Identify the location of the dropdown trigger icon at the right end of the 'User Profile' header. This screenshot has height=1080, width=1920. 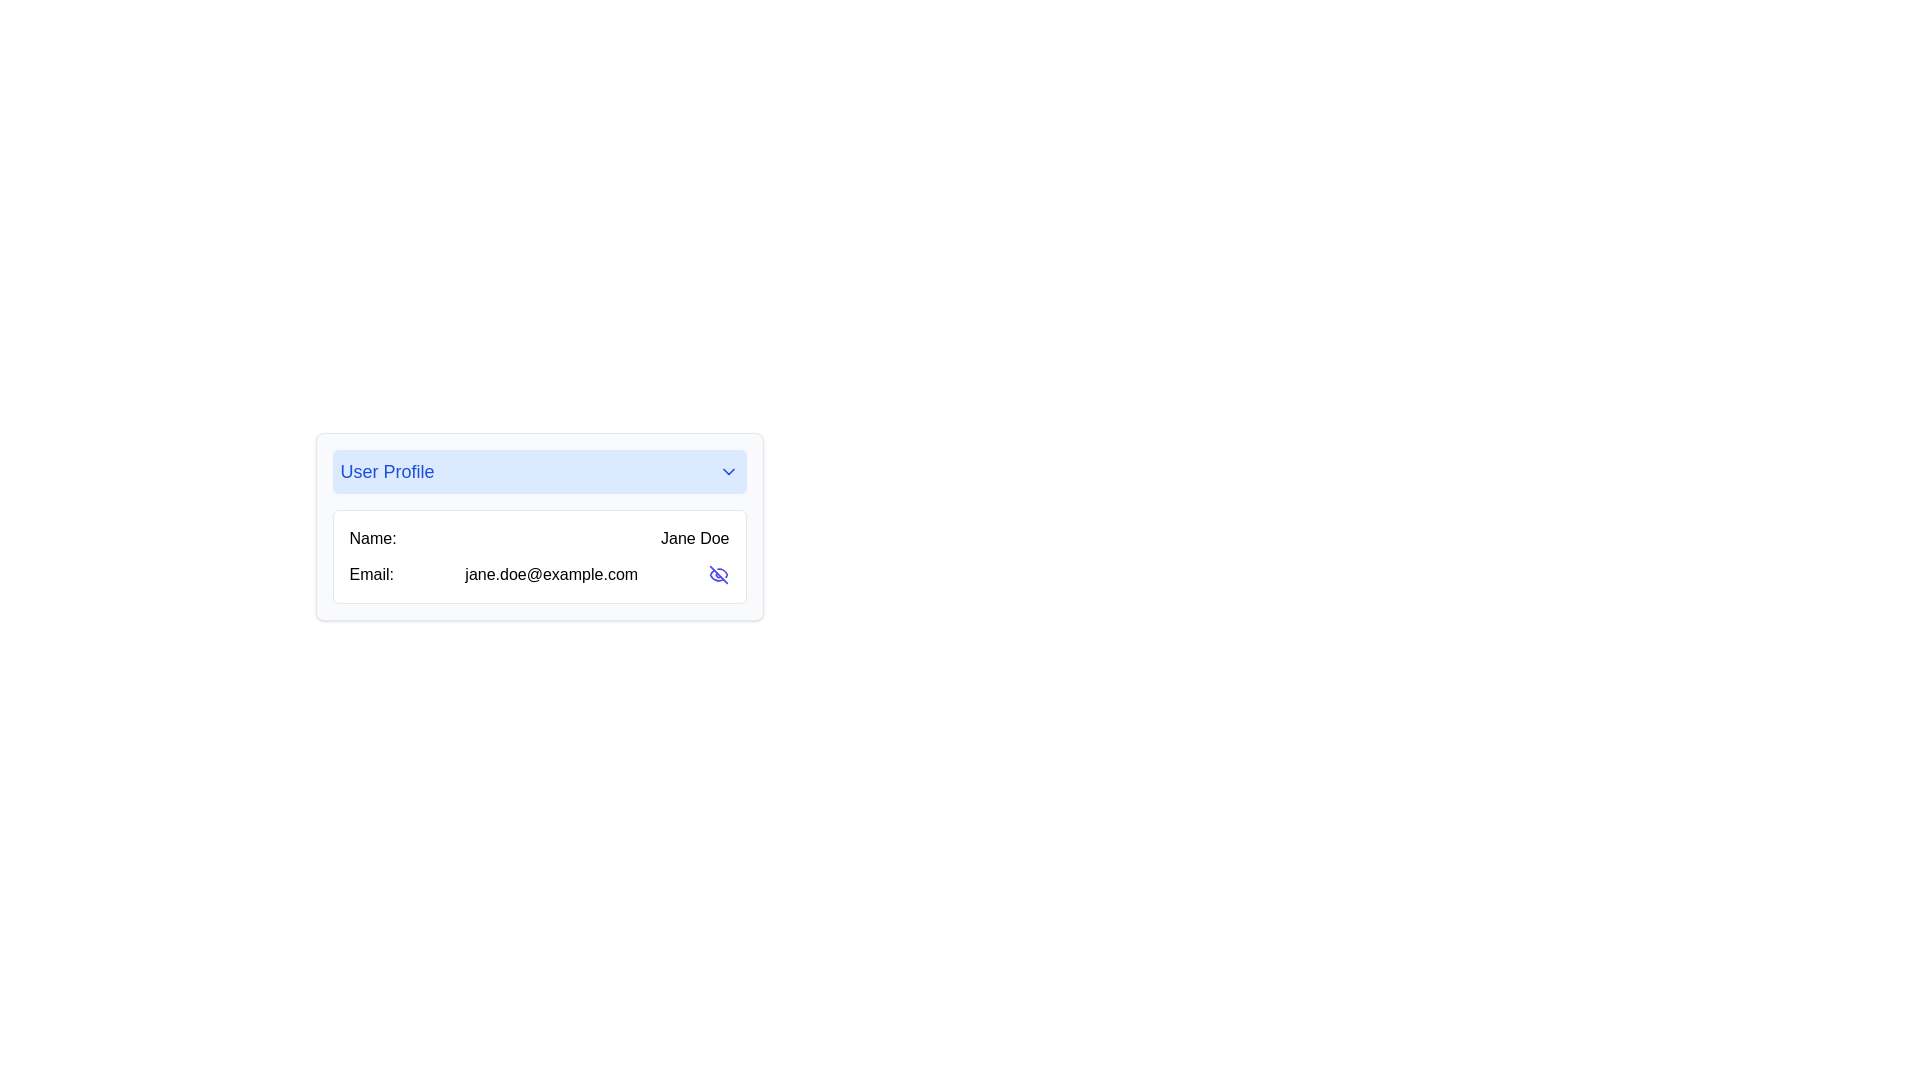
(727, 471).